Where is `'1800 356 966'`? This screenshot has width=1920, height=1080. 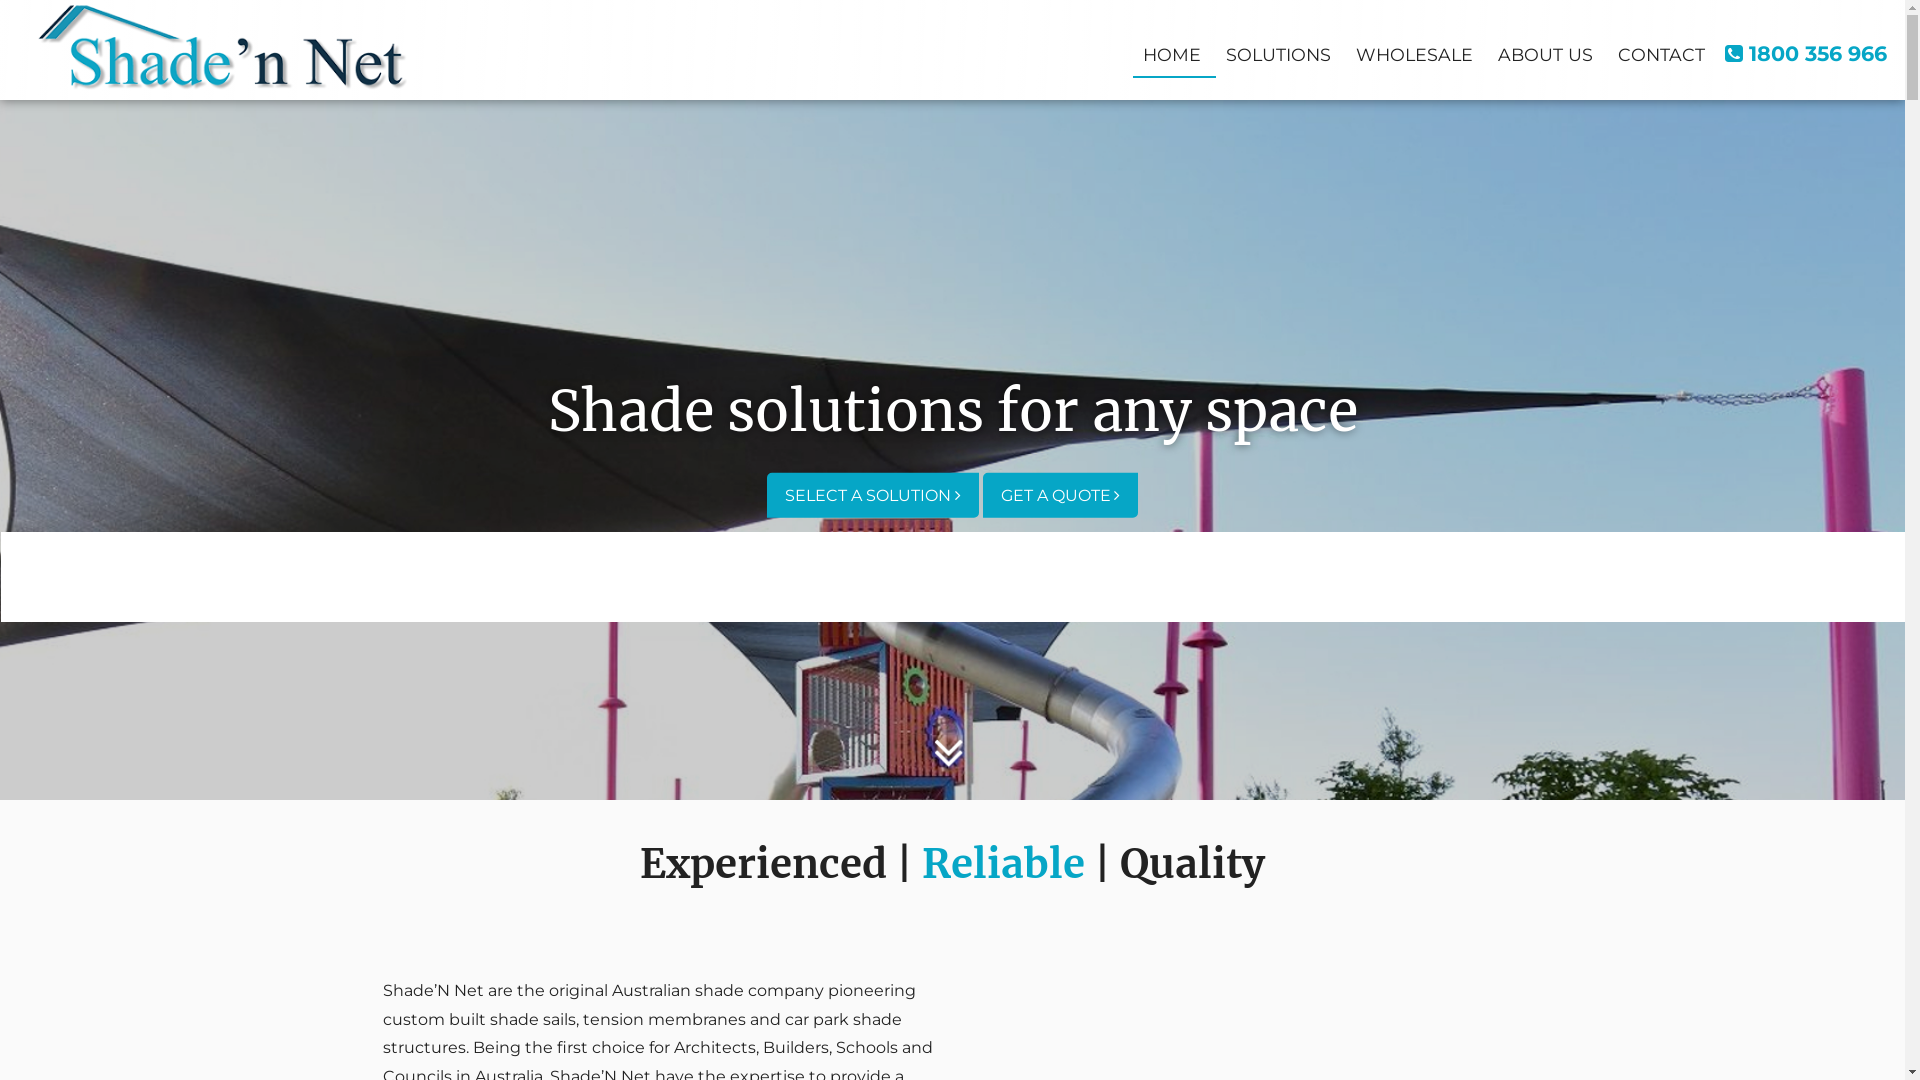 '1800 356 966' is located at coordinates (1805, 52).